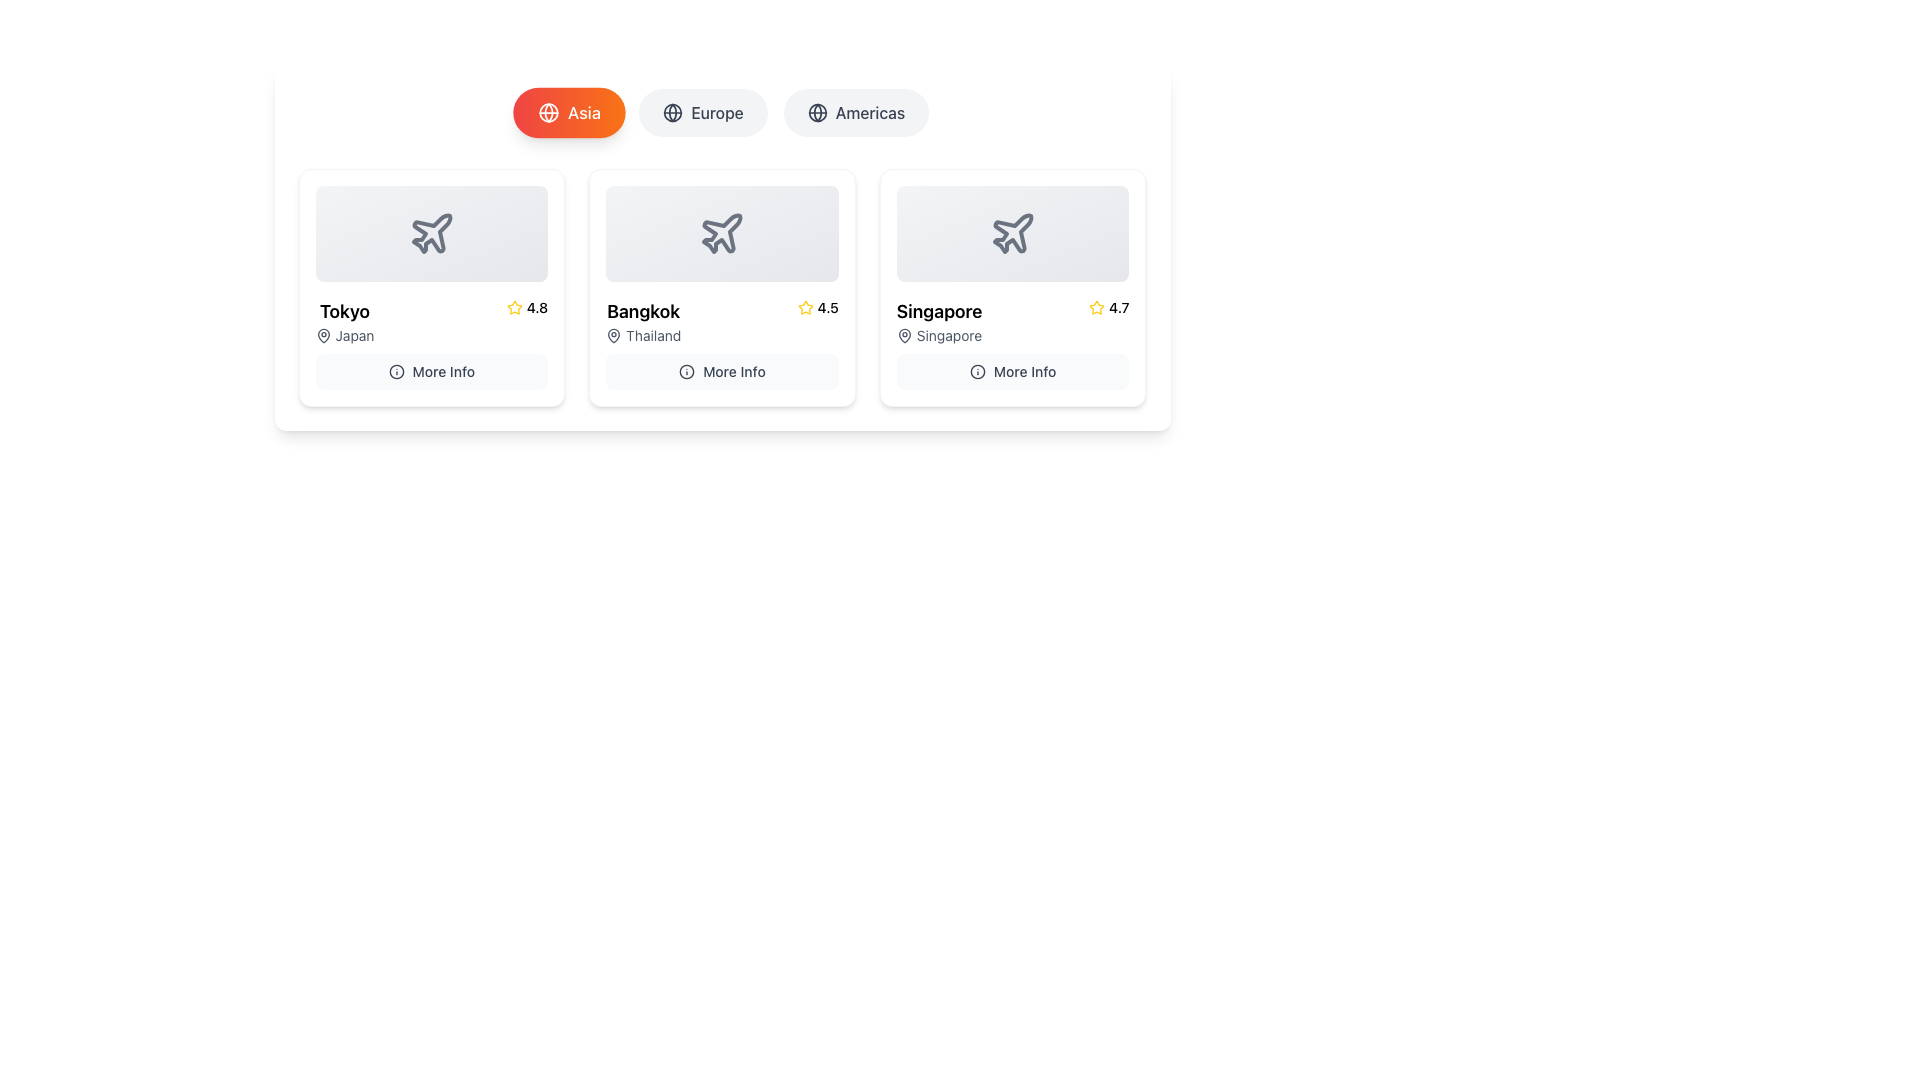 The image size is (1920, 1080). What do you see at coordinates (1013, 232) in the screenshot?
I see `the airplane icon located in the Singapore card, which is the third card from the left, centrally aligned within the upper part of the grayed rectangular area` at bounding box center [1013, 232].